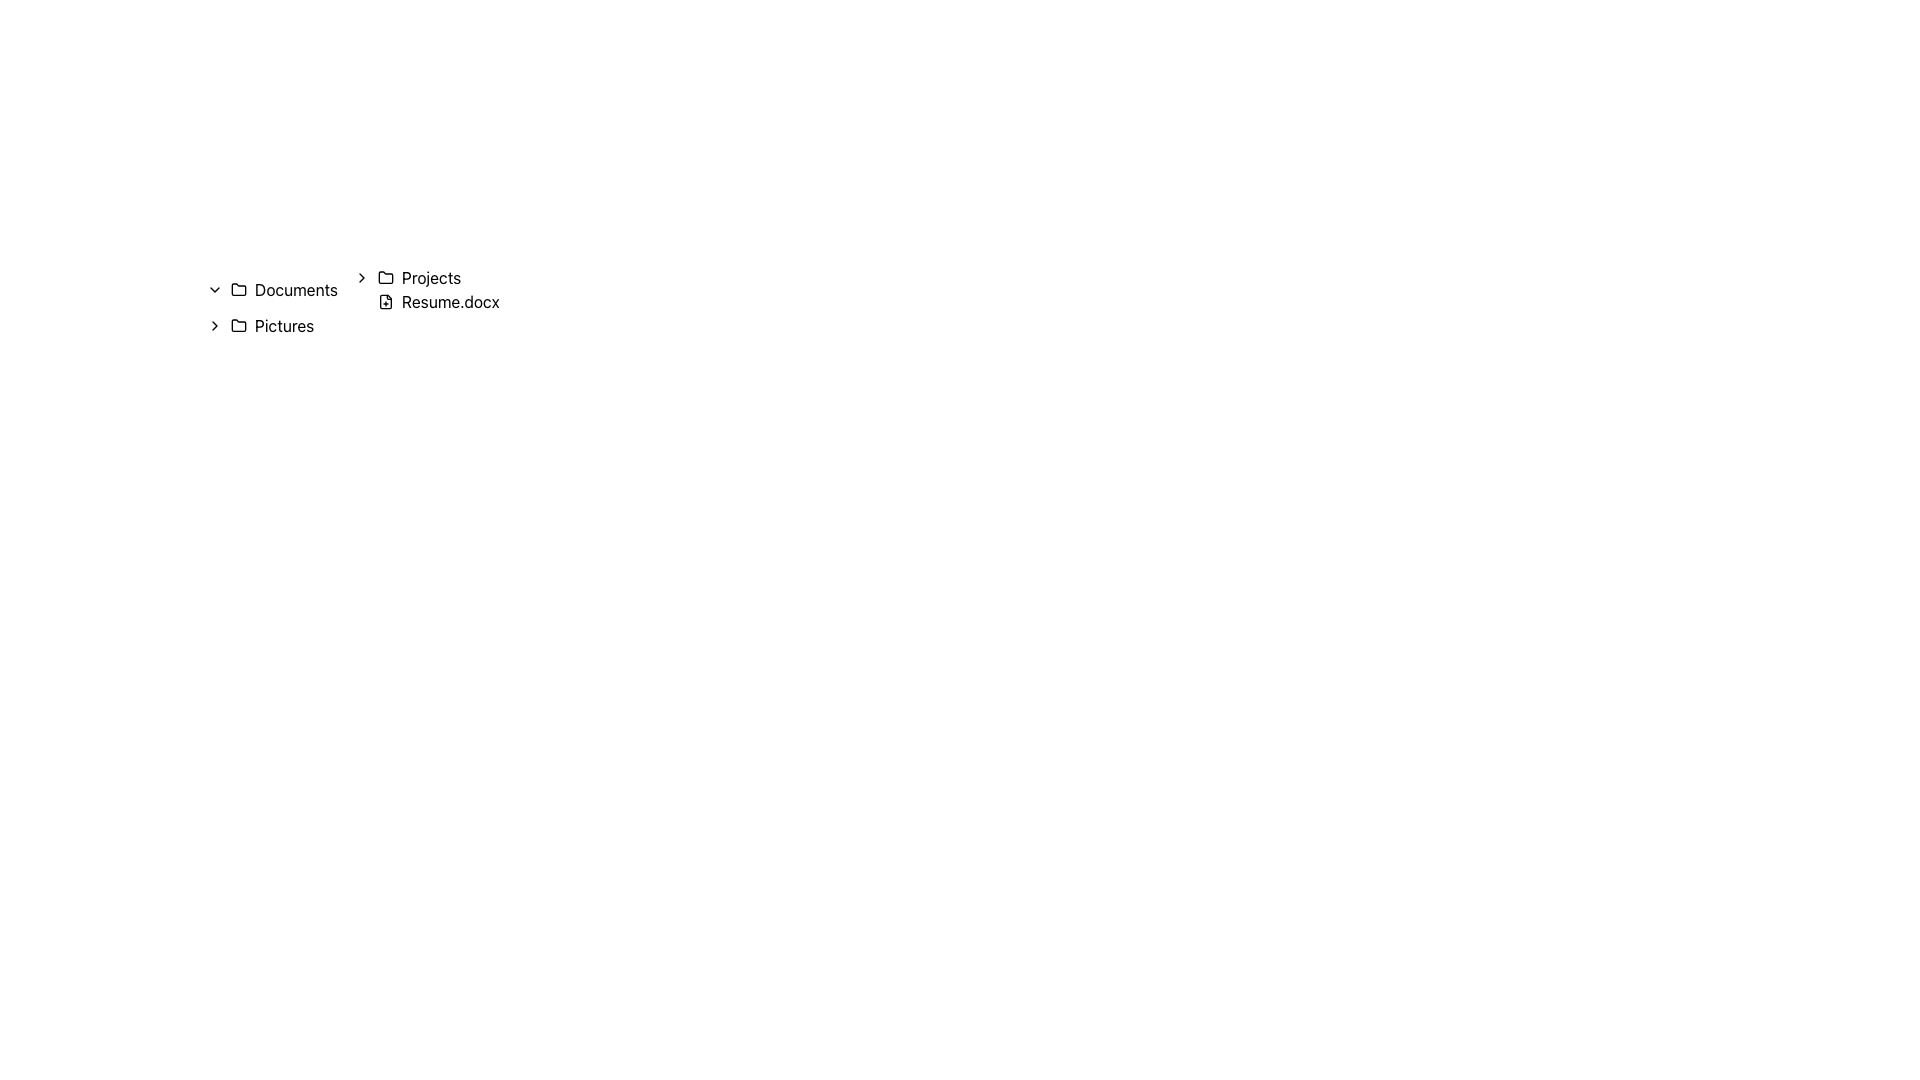  What do you see at coordinates (361, 277) in the screenshot?
I see `the Chevron Icon` at bounding box center [361, 277].